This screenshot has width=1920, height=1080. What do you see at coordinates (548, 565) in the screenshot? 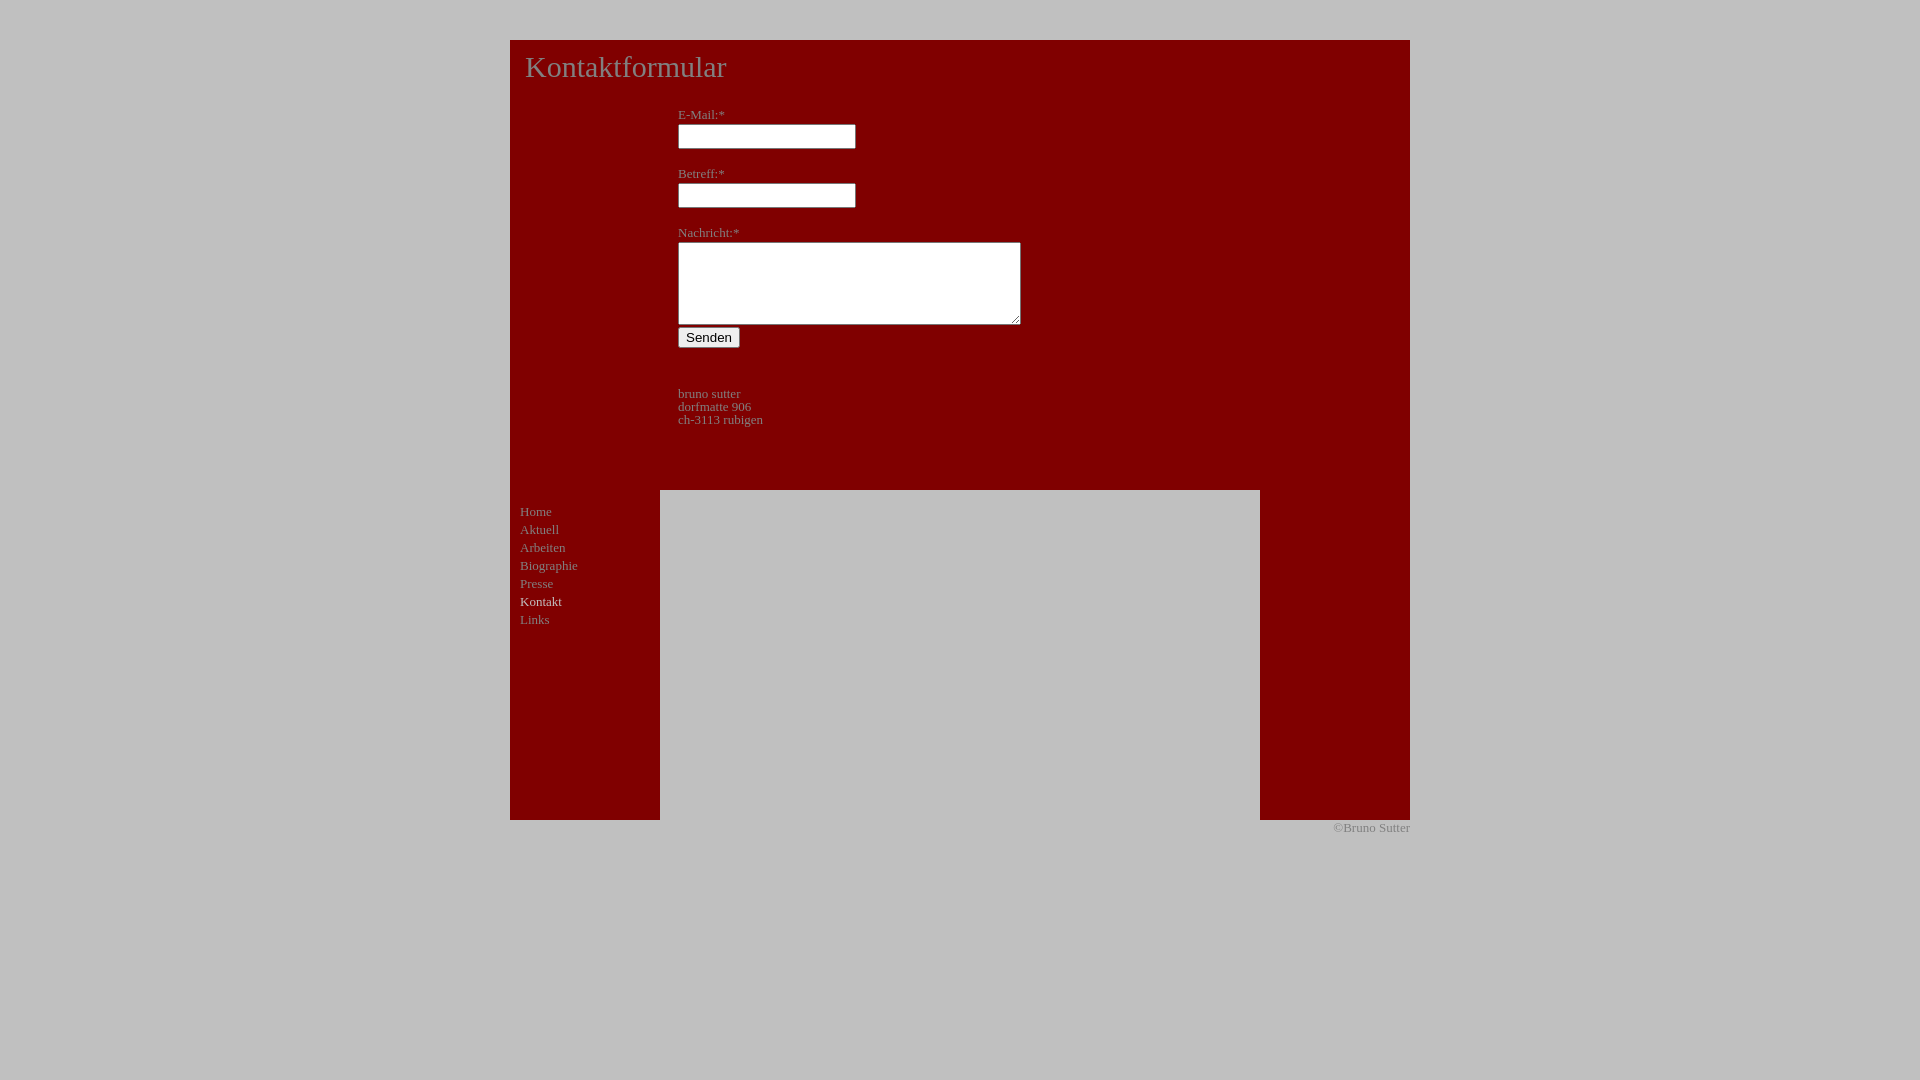
I see `'Biographie'` at bounding box center [548, 565].